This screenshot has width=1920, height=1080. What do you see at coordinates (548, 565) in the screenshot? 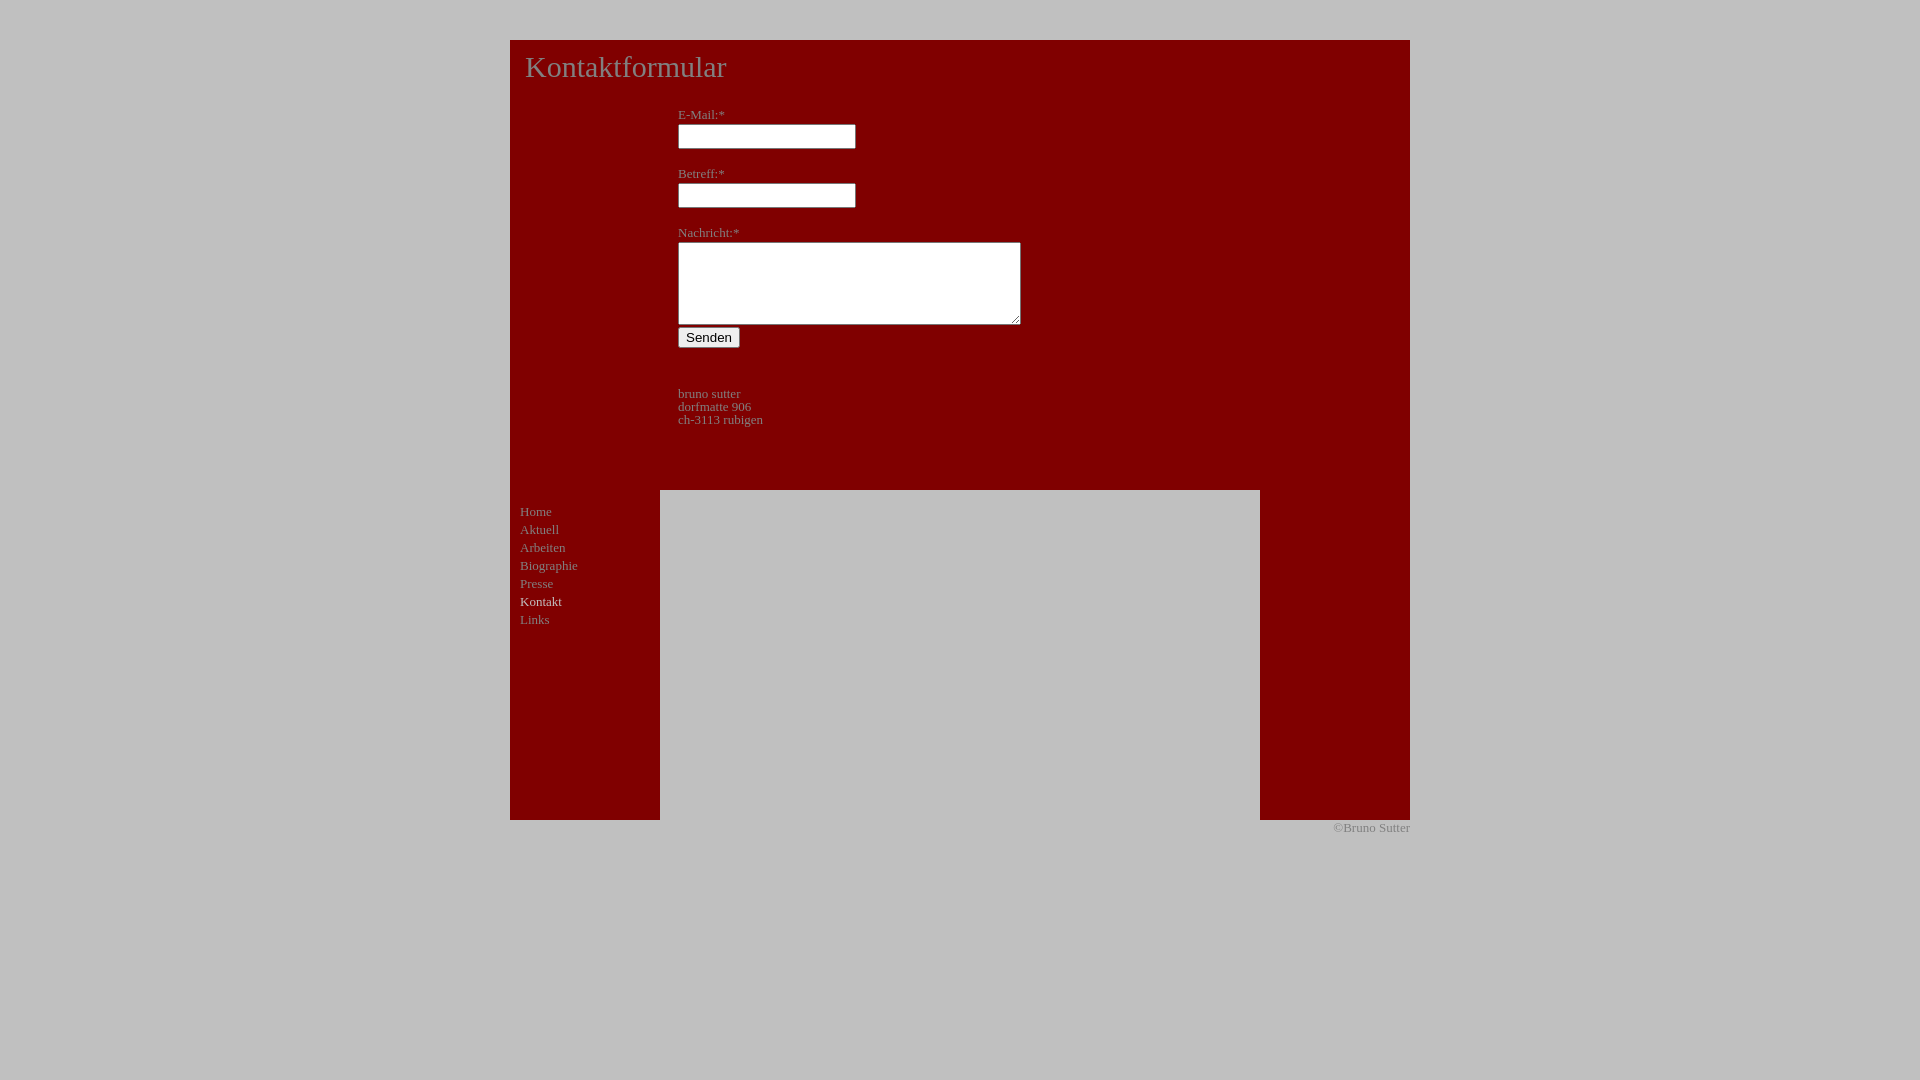
I see `'Biographie'` at bounding box center [548, 565].